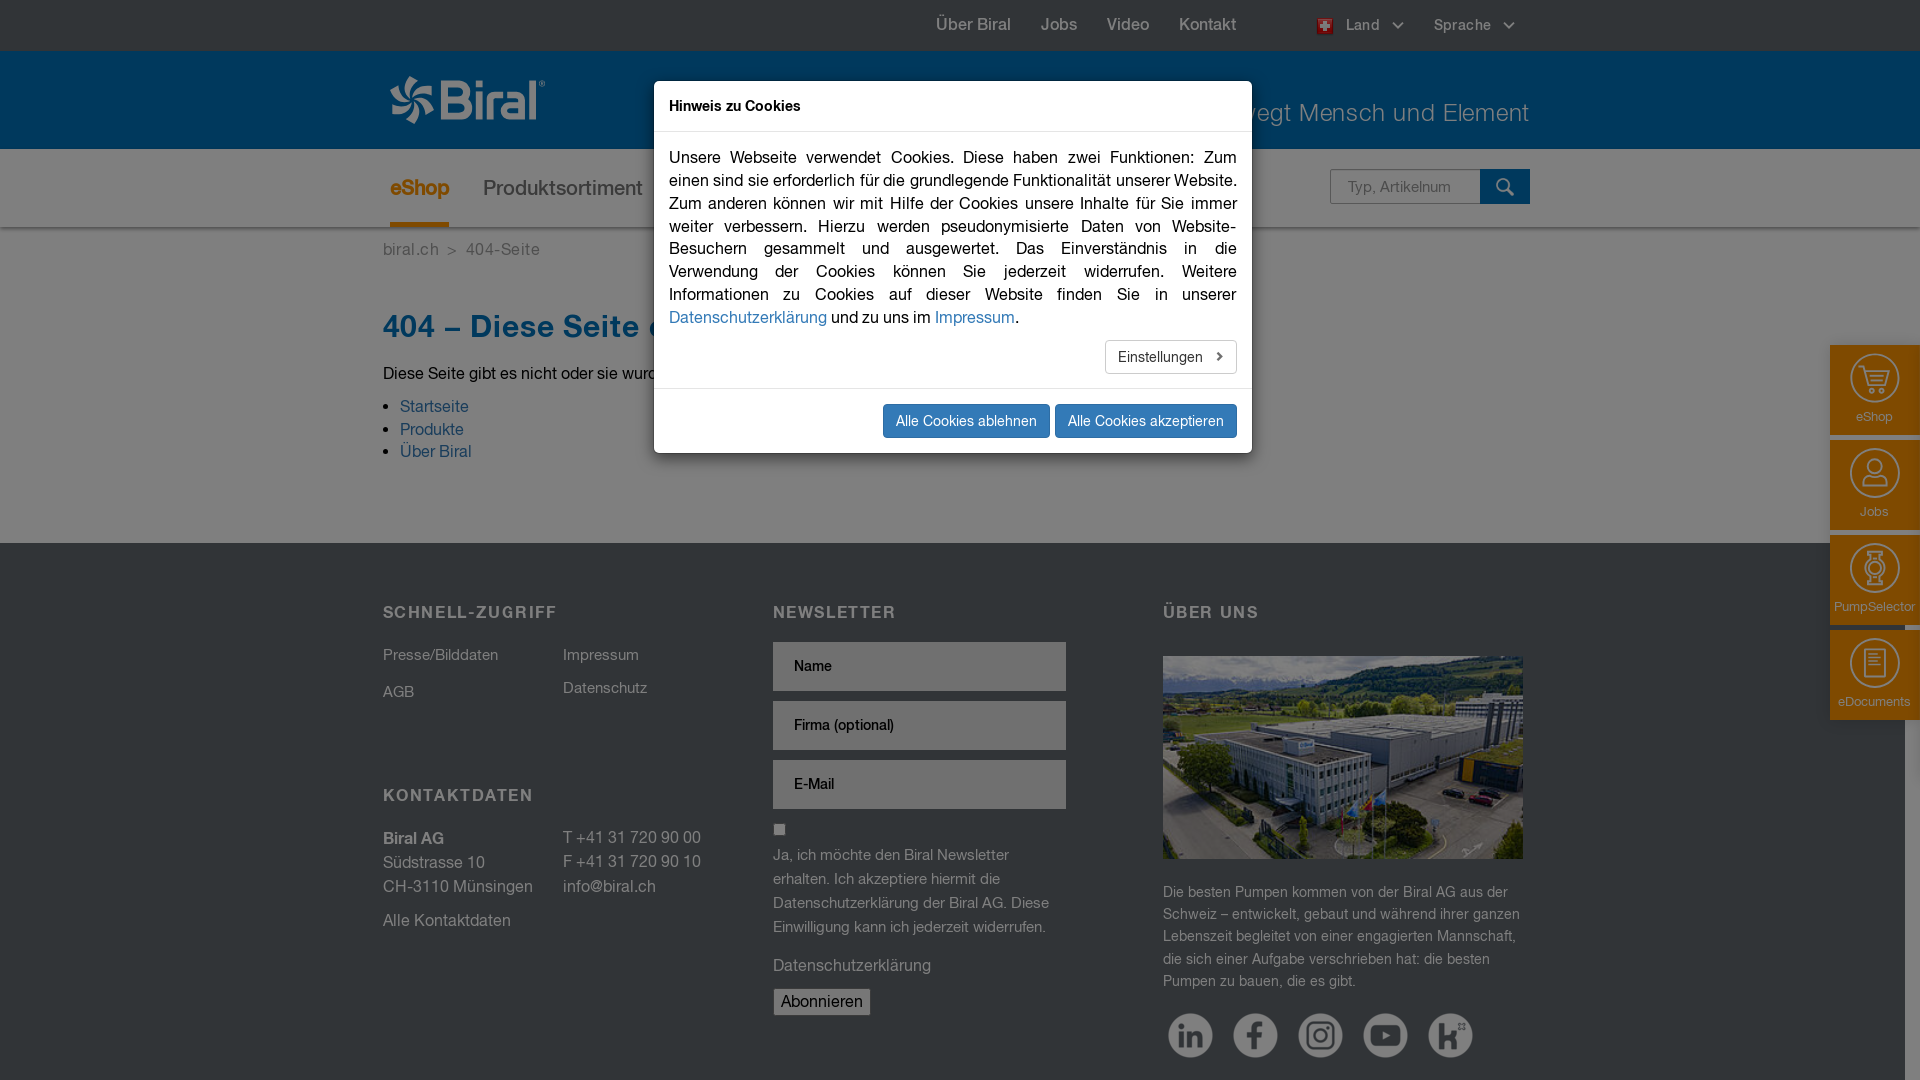  I want to click on 'eShop', so click(418, 188).